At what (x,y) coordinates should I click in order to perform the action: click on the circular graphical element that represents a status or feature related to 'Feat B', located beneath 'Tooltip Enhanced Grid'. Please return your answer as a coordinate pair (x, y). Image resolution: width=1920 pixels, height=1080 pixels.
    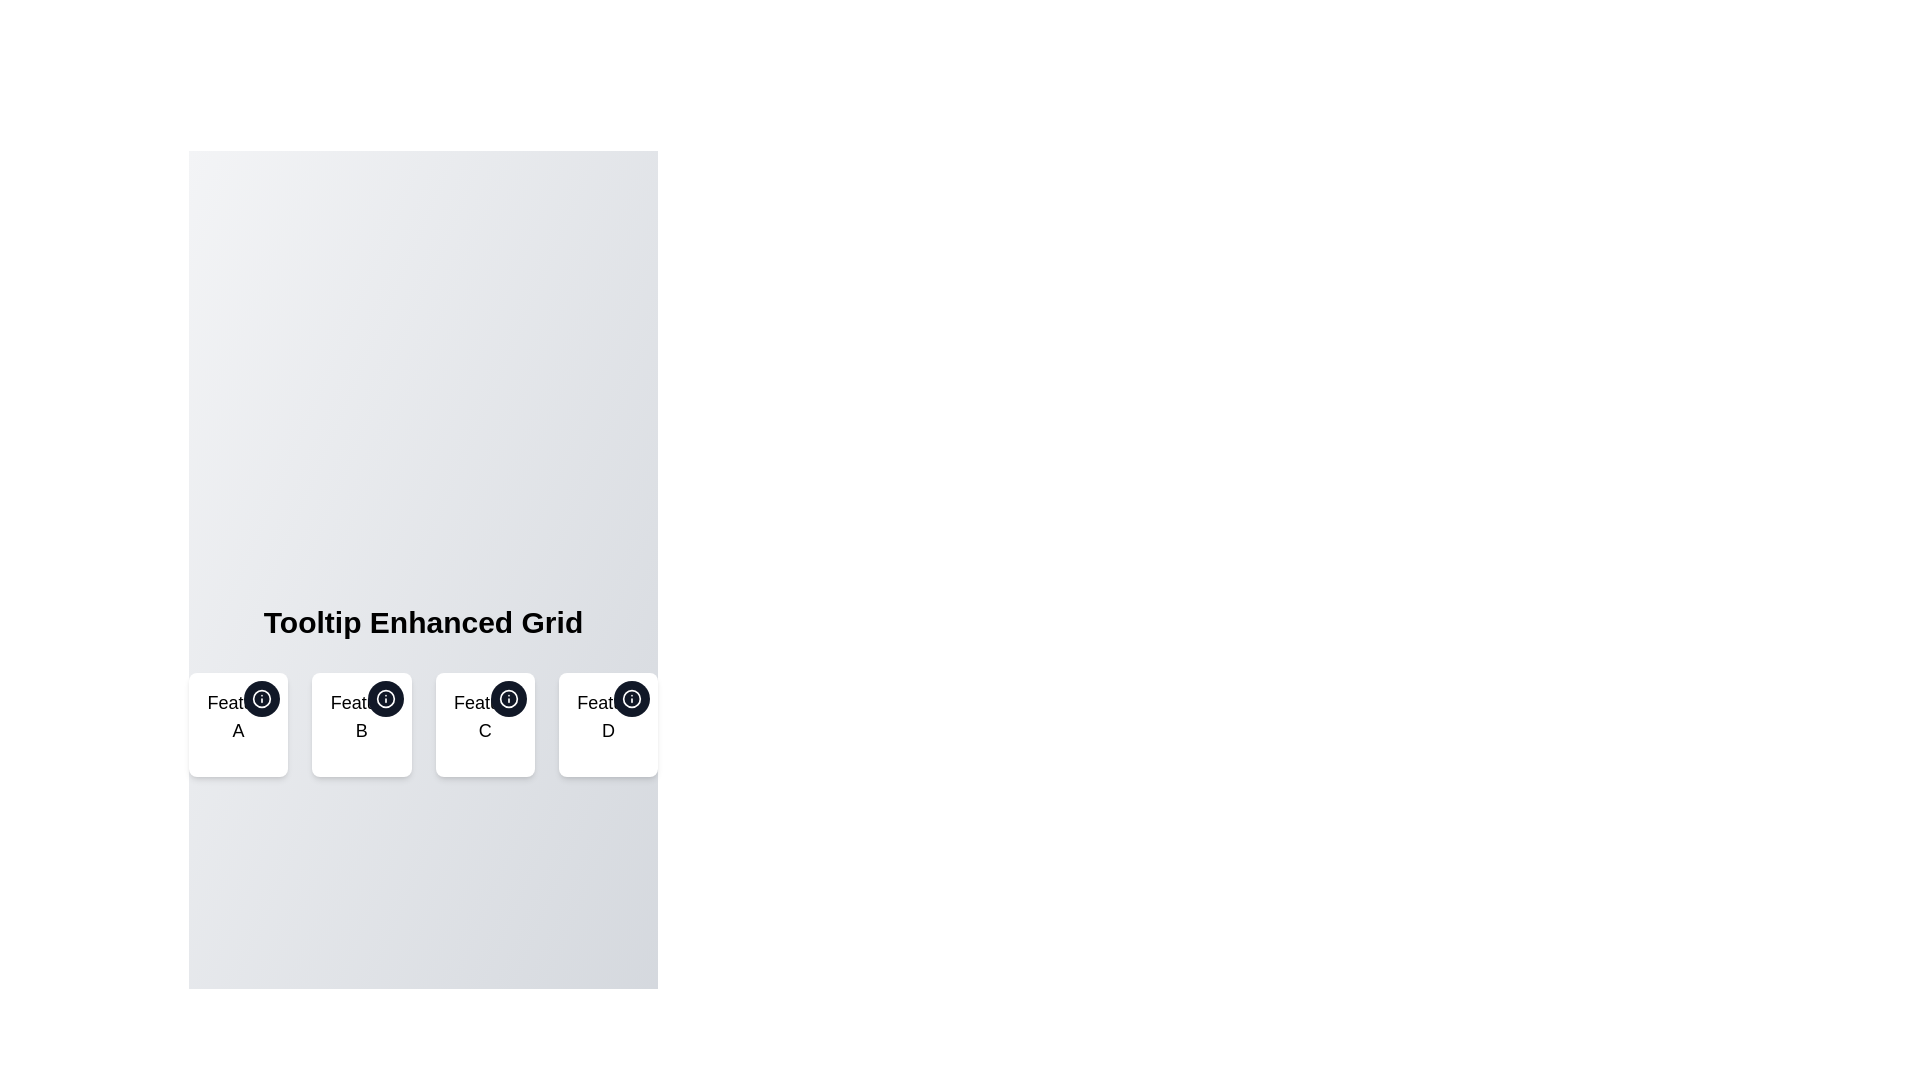
    Looking at the image, I should click on (385, 697).